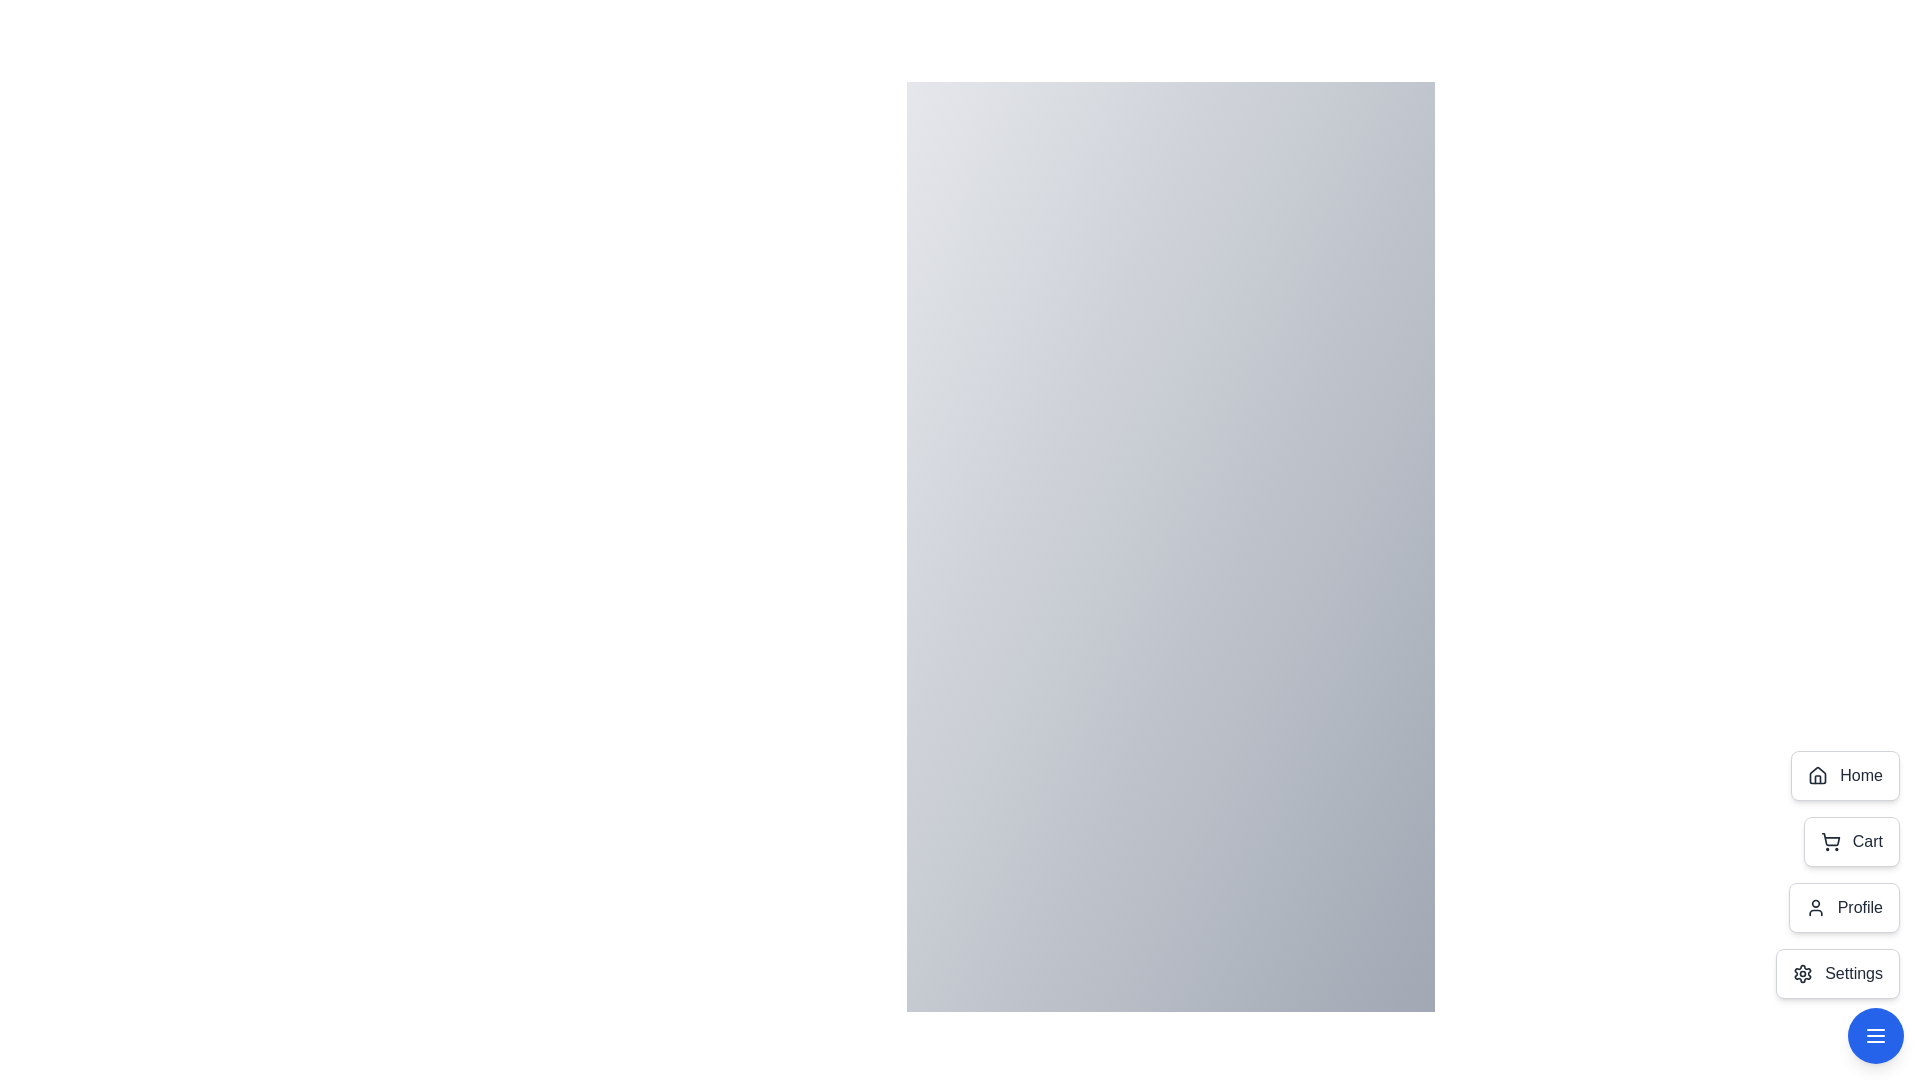 This screenshot has width=1920, height=1080. What do you see at coordinates (1838, 973) in the screenshot?
I see `the Settings navigation button` at bounding box center [1838, 973].